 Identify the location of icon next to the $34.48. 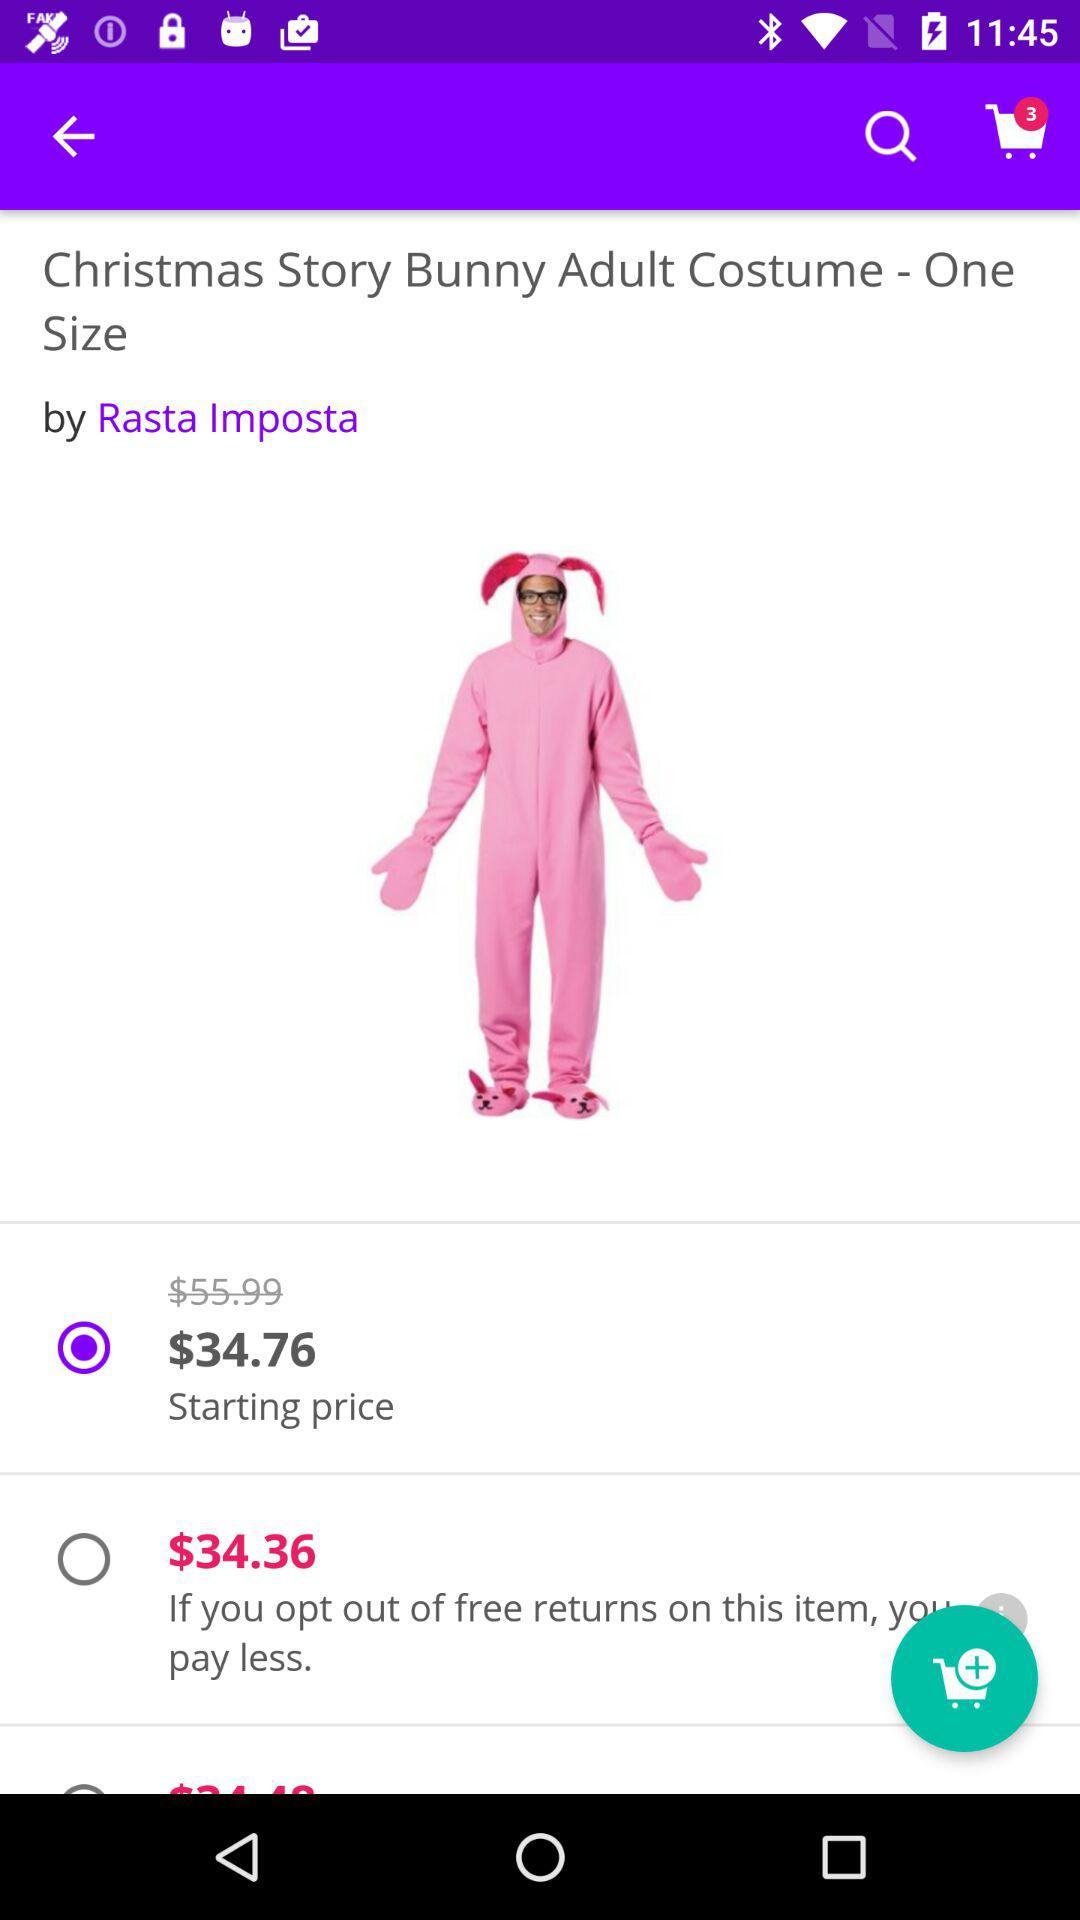
(963, 1678).